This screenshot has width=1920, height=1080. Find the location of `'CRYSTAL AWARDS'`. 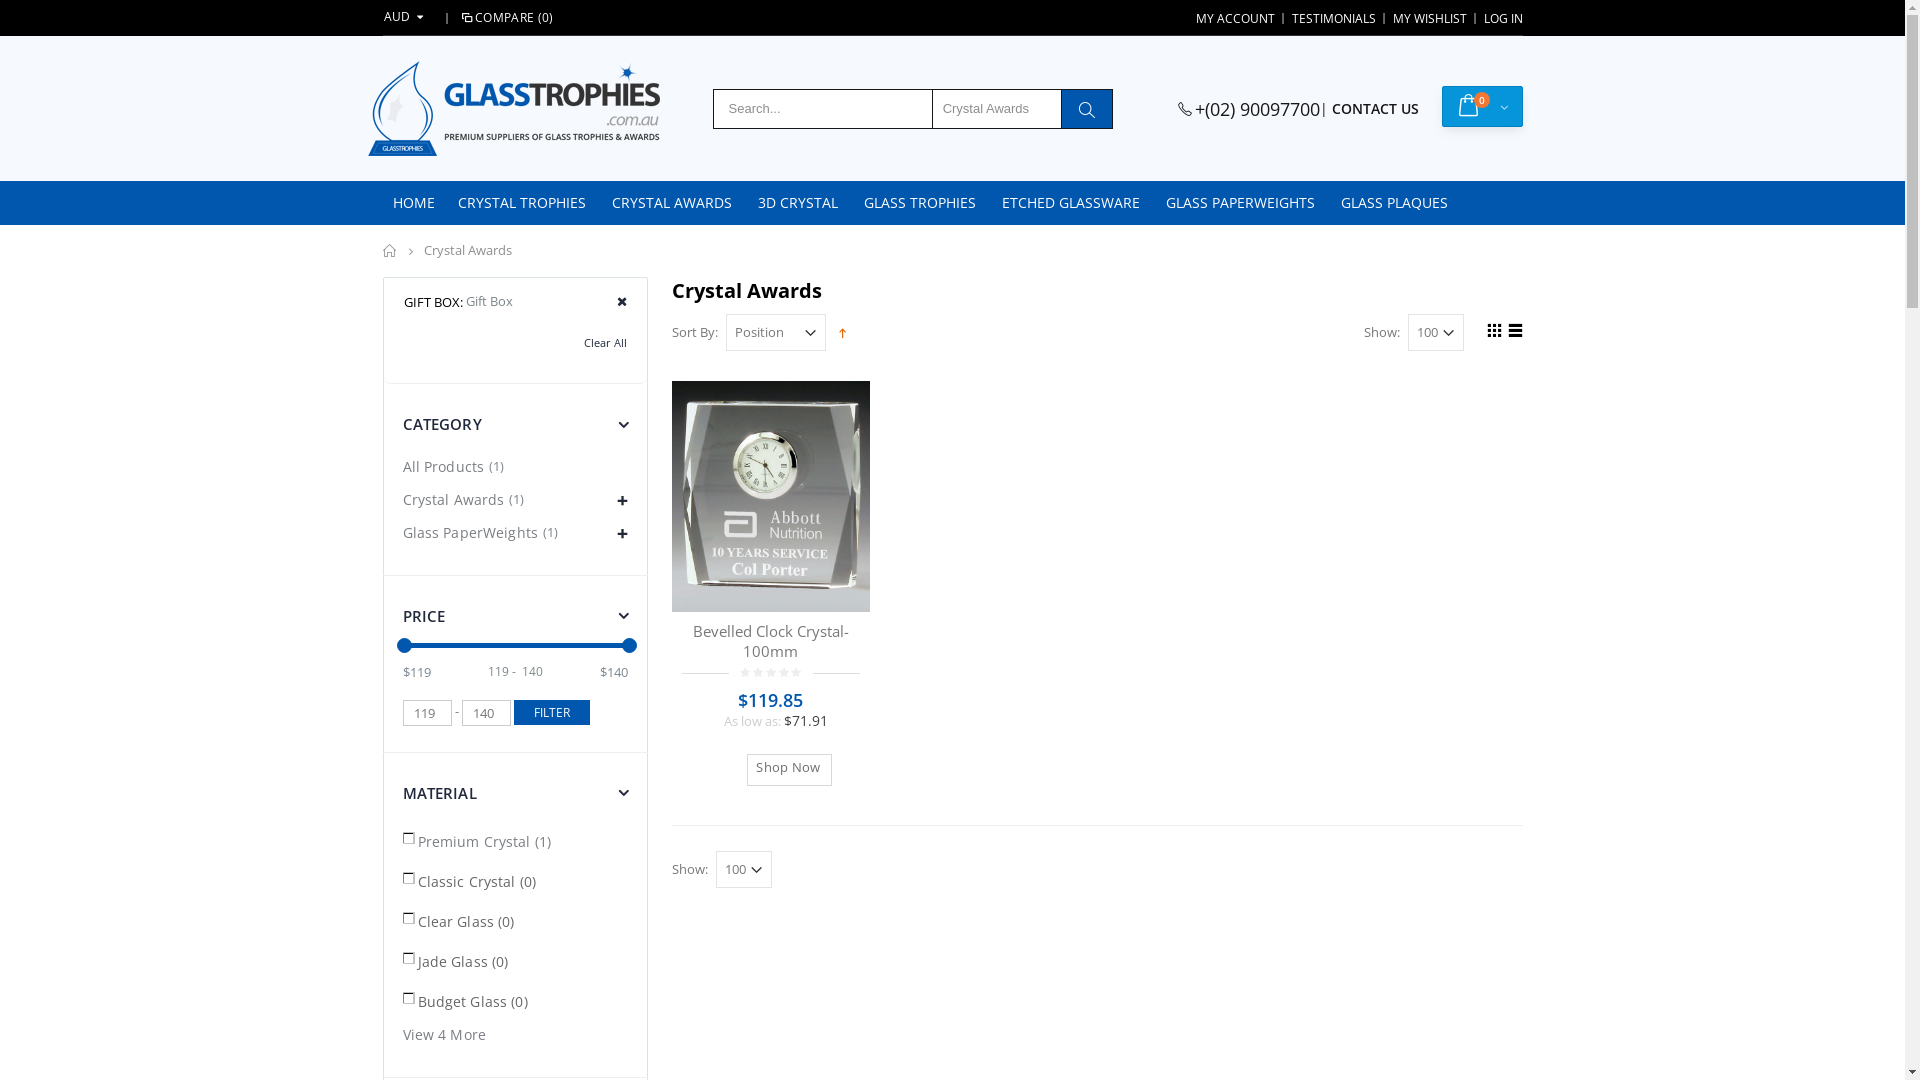

'CRYSTAL AWARDS' is located at coordinates (672, 203).